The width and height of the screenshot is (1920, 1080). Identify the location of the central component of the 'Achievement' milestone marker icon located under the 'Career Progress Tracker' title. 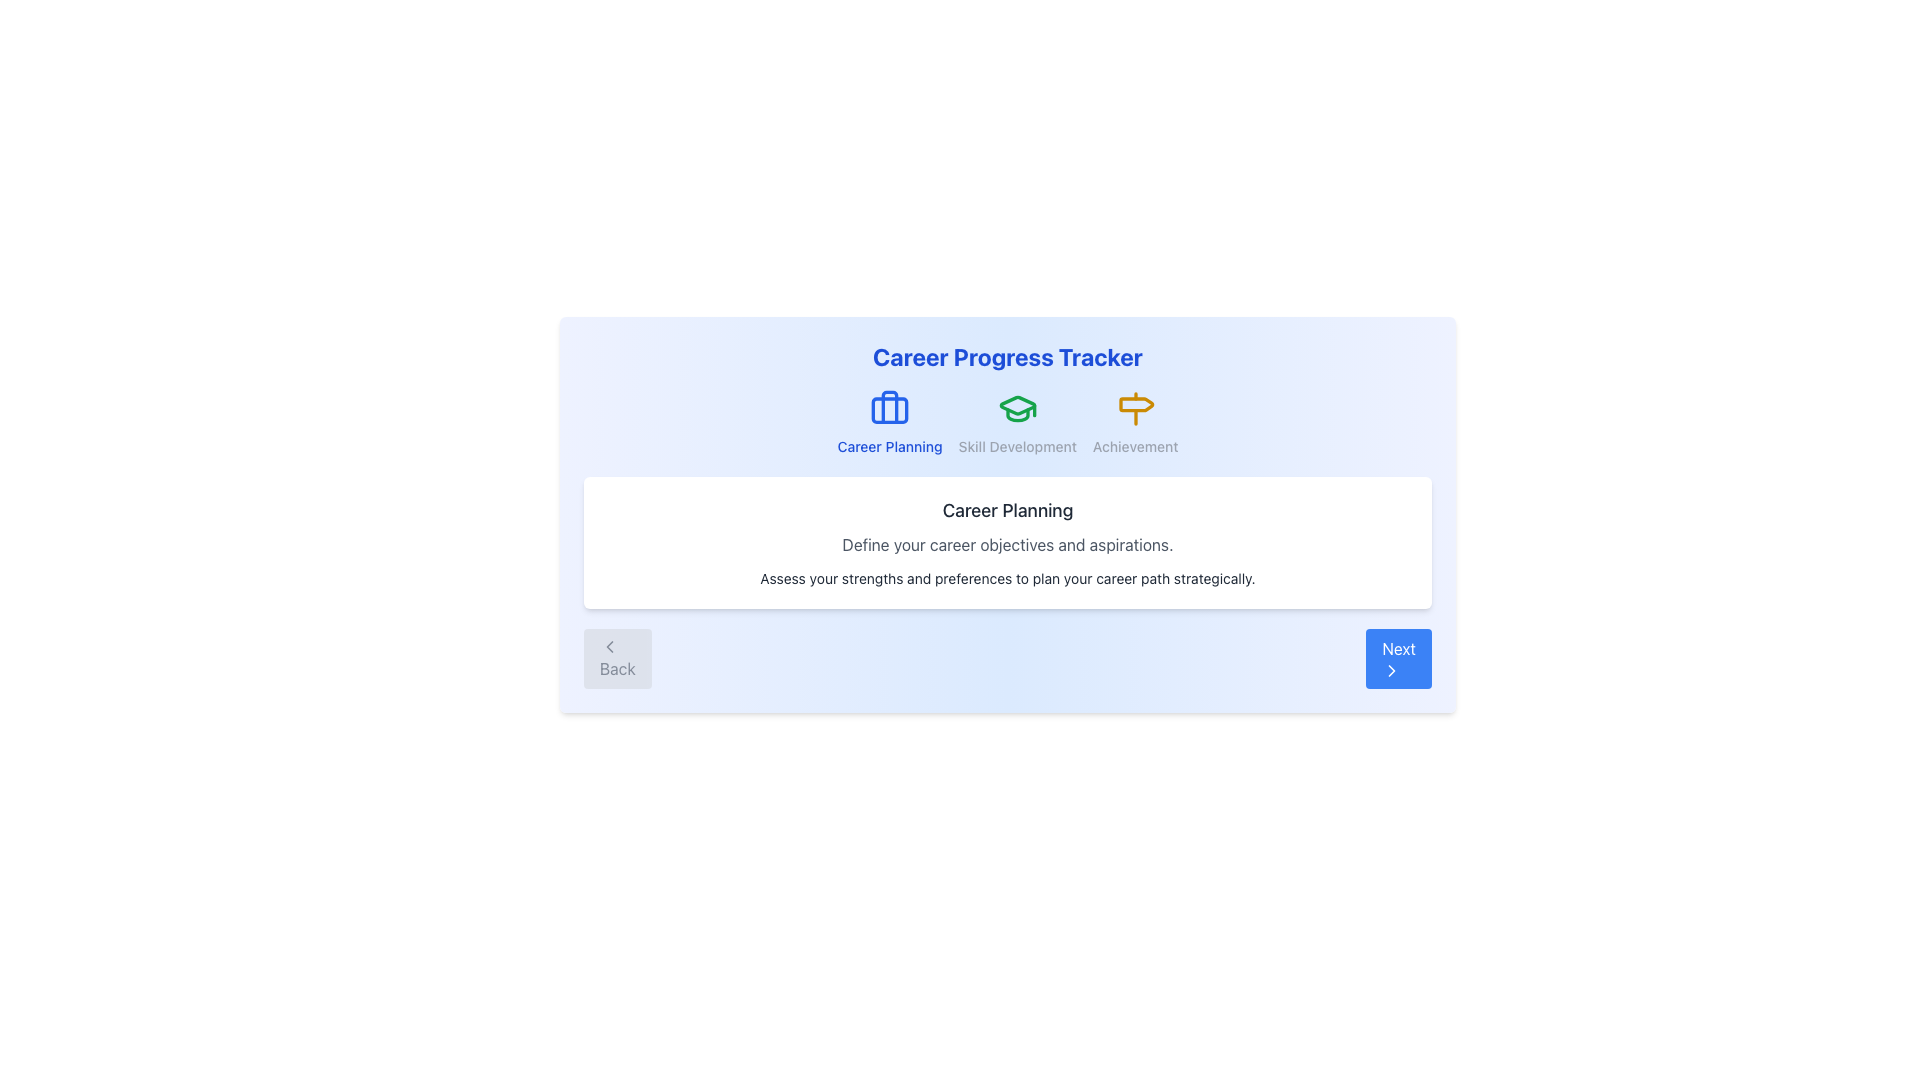
(1136, 404).